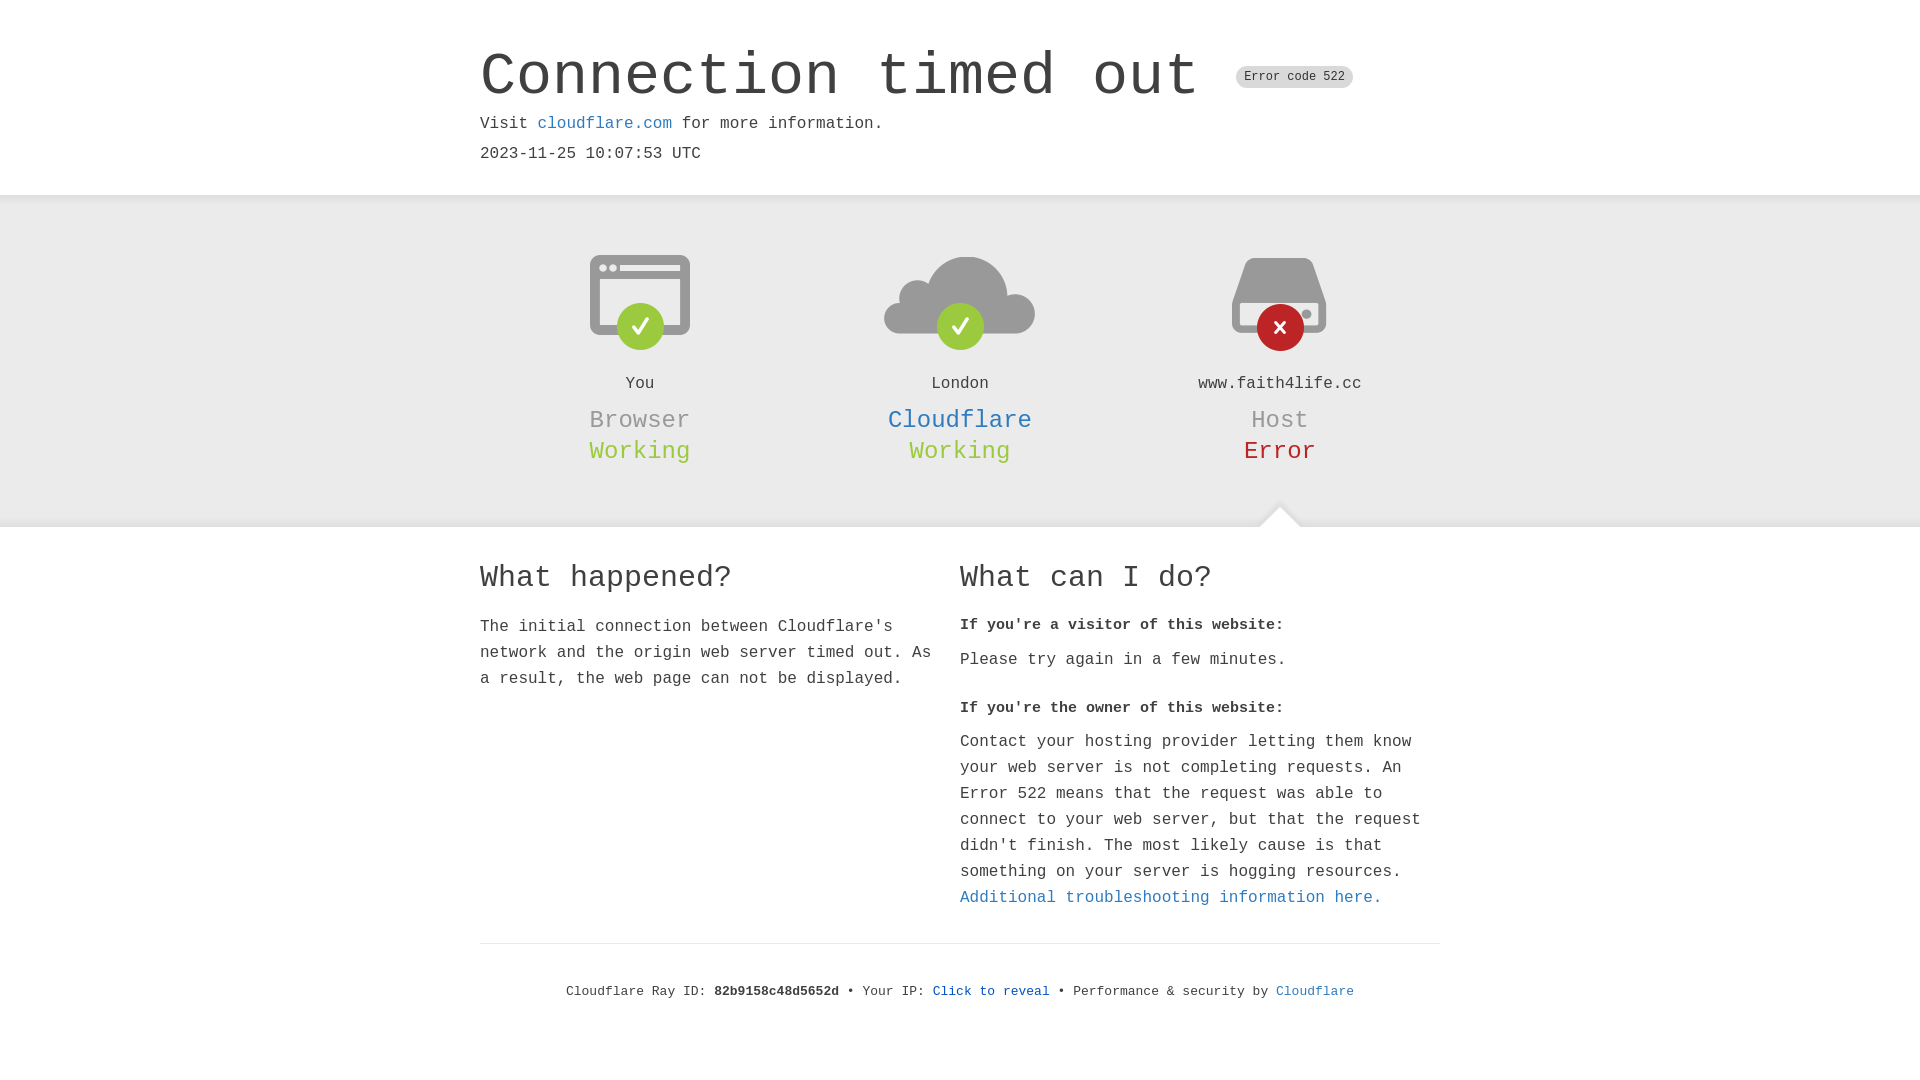  Describe the element at coordinates (931, 991) in the screenshot. I see `'Click to reveal'` at that location.